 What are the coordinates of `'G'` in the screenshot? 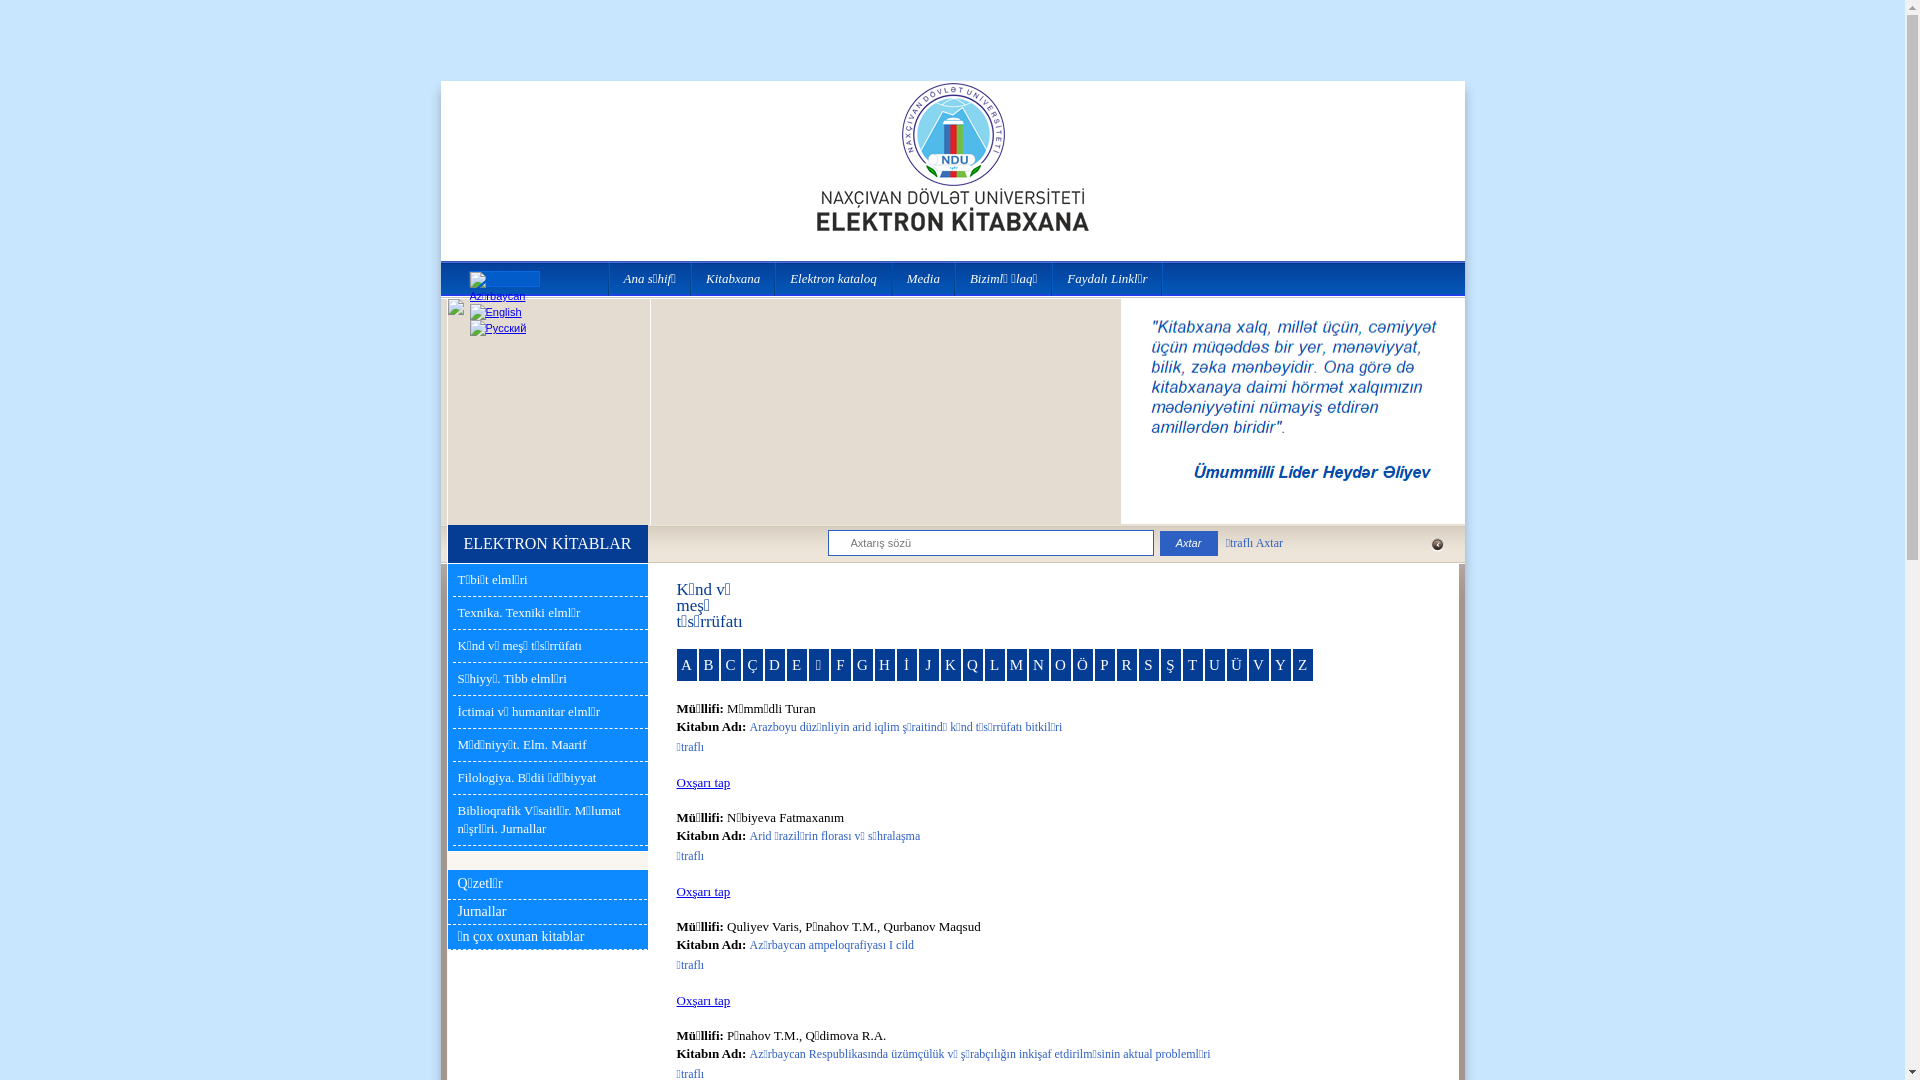 It's located at (862, 664).